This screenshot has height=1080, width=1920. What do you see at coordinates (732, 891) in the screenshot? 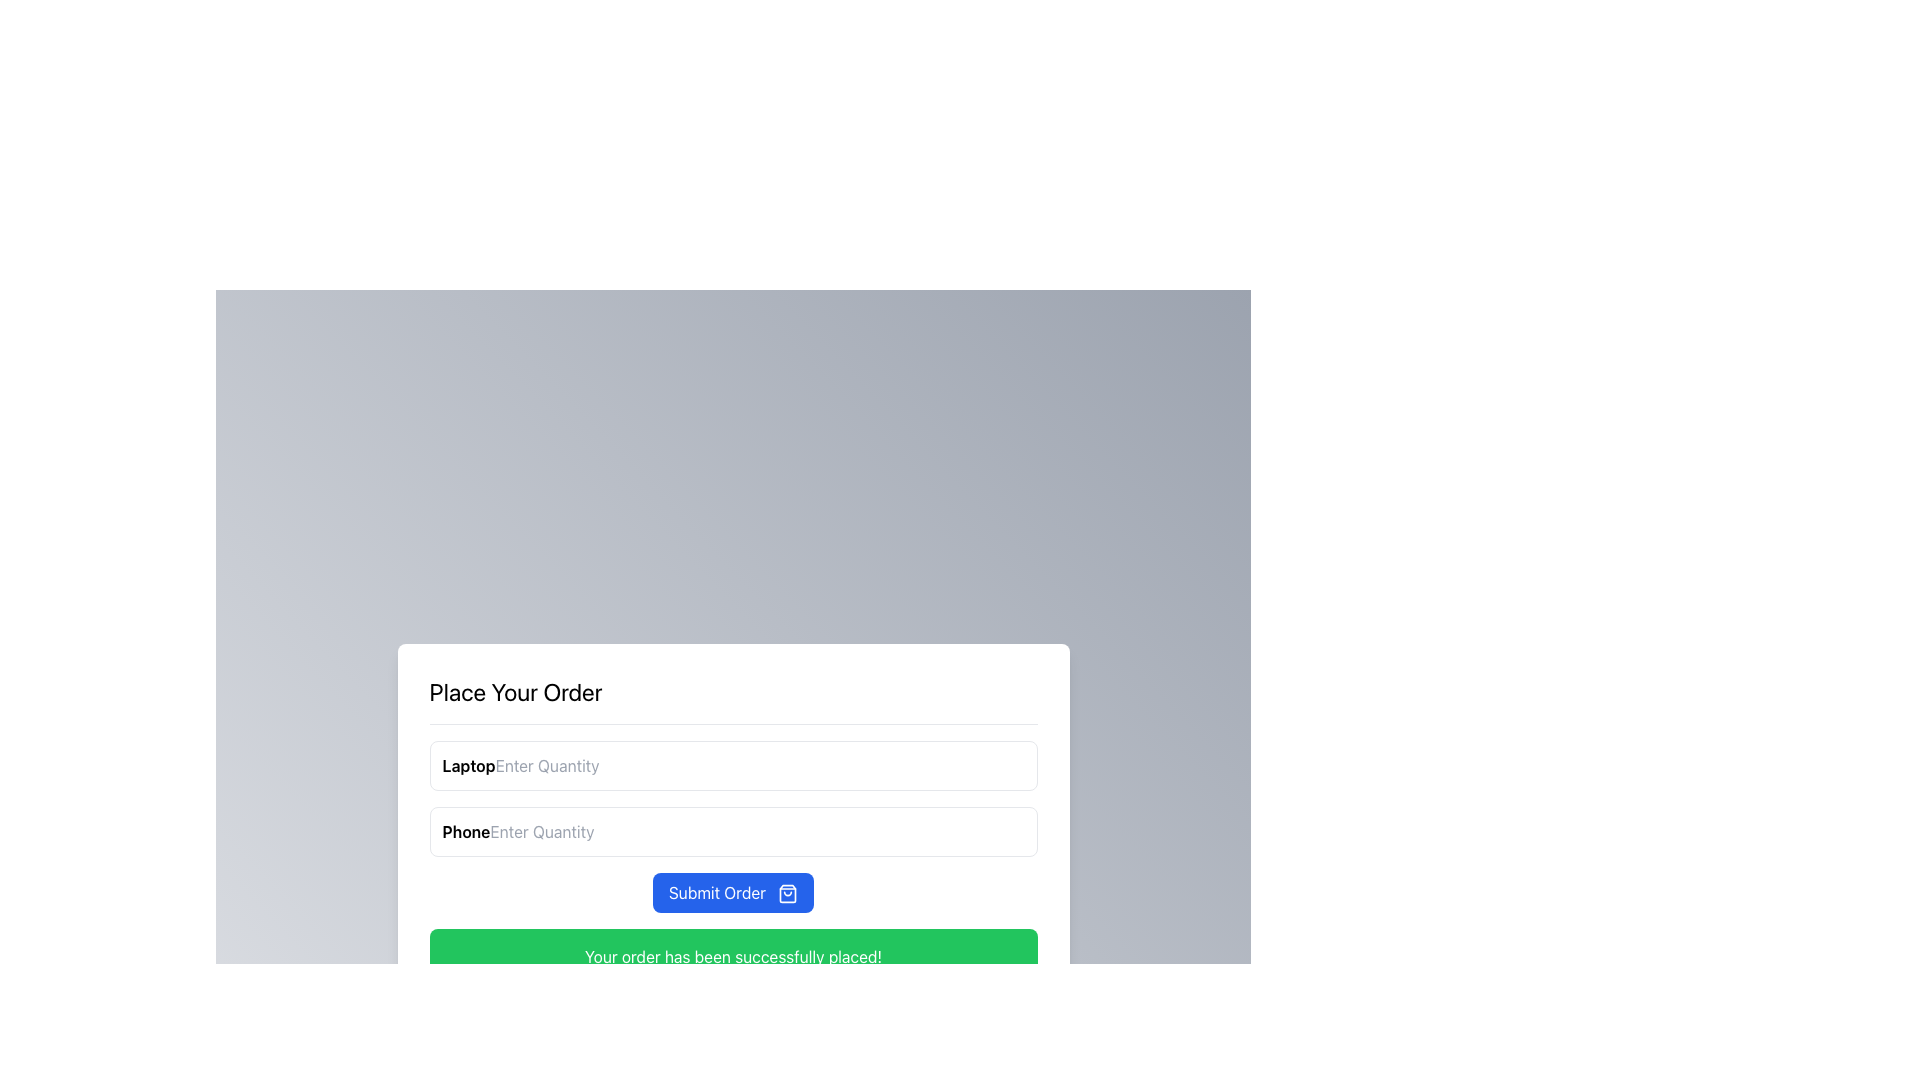
I see `the blue 'Submit Order' button located at the bottom of the form interface` at bounding box center [732, 891].